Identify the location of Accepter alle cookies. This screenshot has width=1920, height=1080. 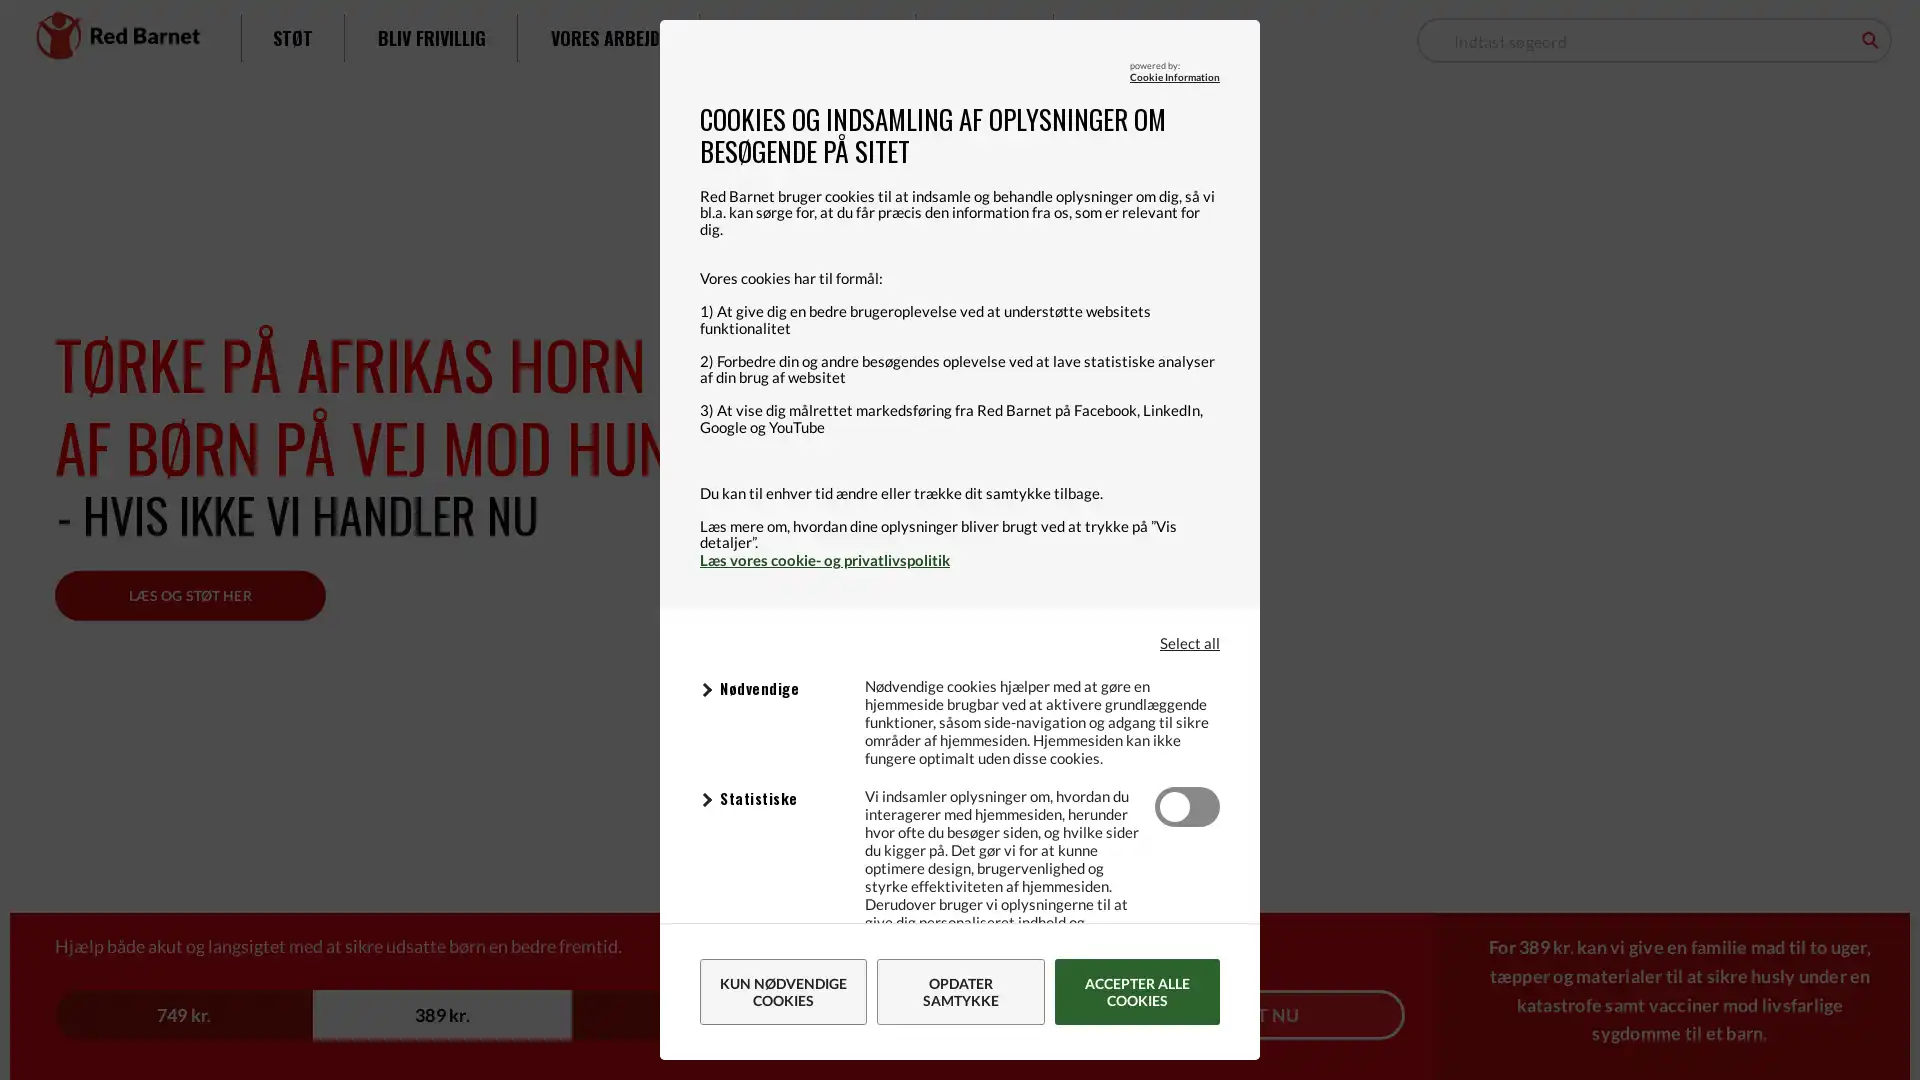
(1136, 991).